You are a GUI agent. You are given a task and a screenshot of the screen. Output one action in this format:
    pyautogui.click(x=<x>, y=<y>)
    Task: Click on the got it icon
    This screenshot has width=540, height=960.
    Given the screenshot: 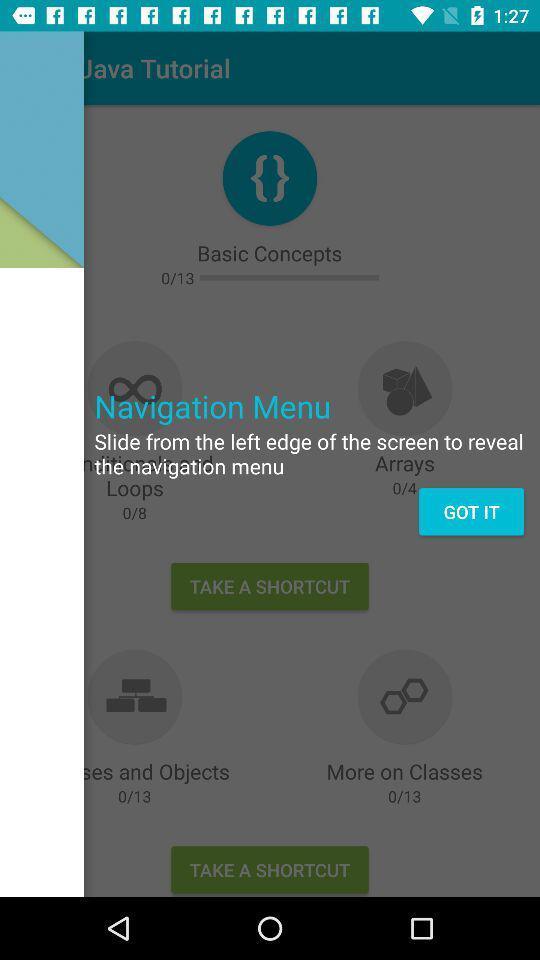 What is the action you would take?
    pyautogui.click(x=471, y=510)
    